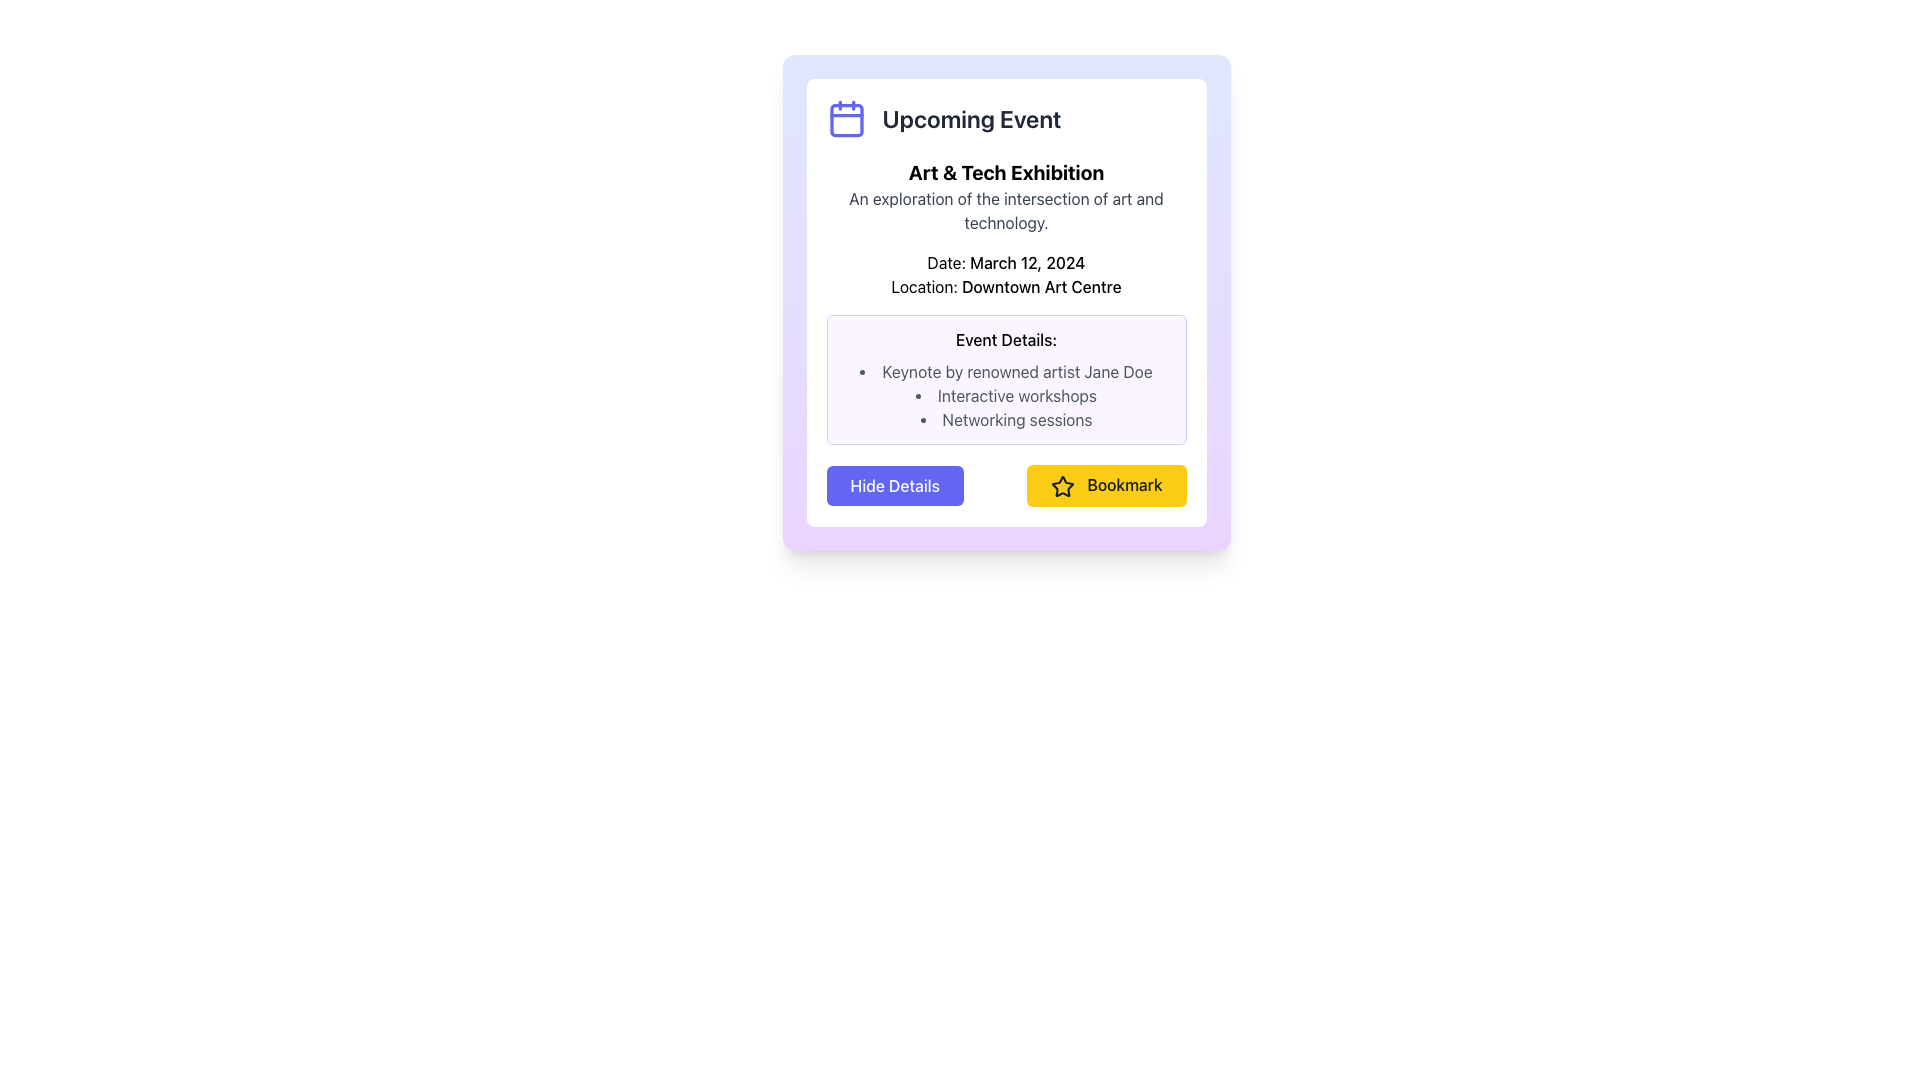 The image size is (1920, 1080). What do you see at coordinates (1040, 286) in the screenshot?
I see `text content of the Text label that conveys the name of the location relevant to the event described in the card, positioned under the 'Location:' label` at bounding box center [1040, 286].